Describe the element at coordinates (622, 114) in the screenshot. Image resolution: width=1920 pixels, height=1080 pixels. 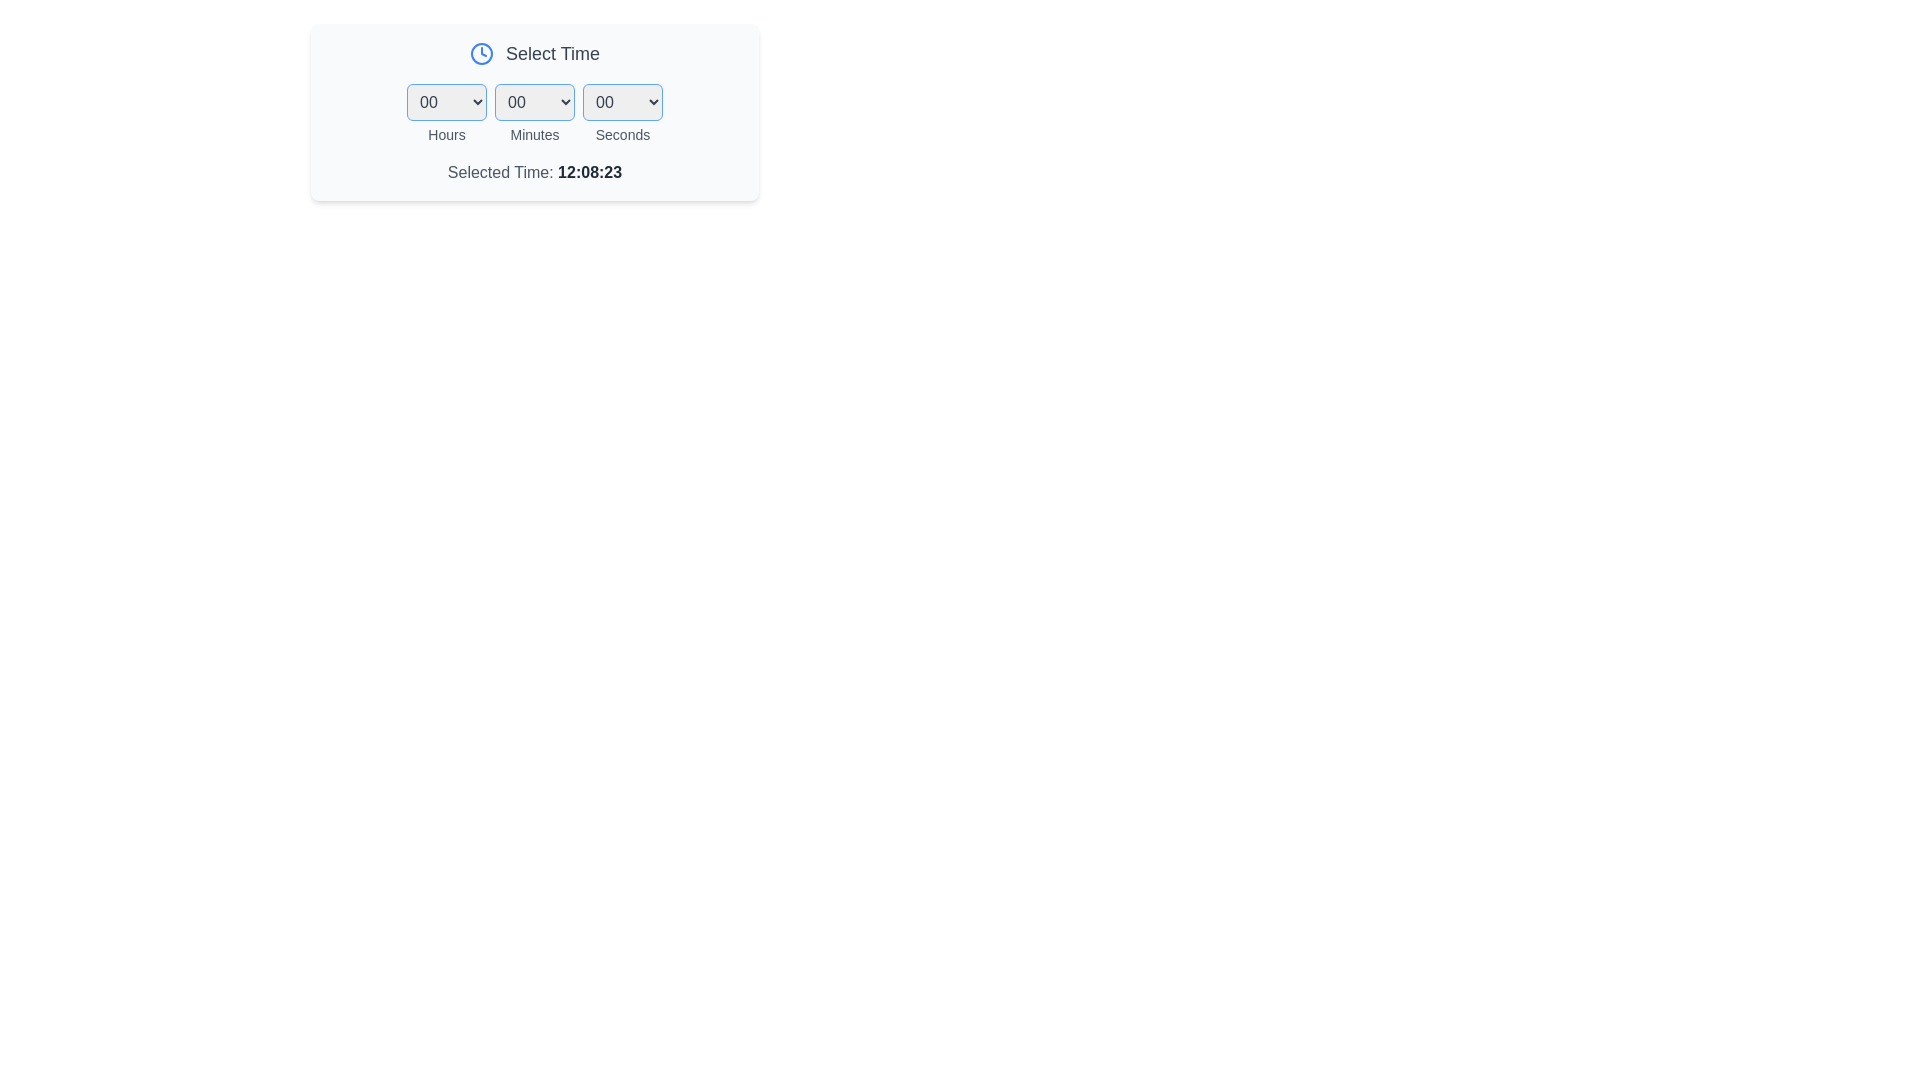
I see `to expand the 'Seconds' dropdown menu, which is the third dropdown in a group of three, positioned below the 'Minutes' dropdown` at that location.